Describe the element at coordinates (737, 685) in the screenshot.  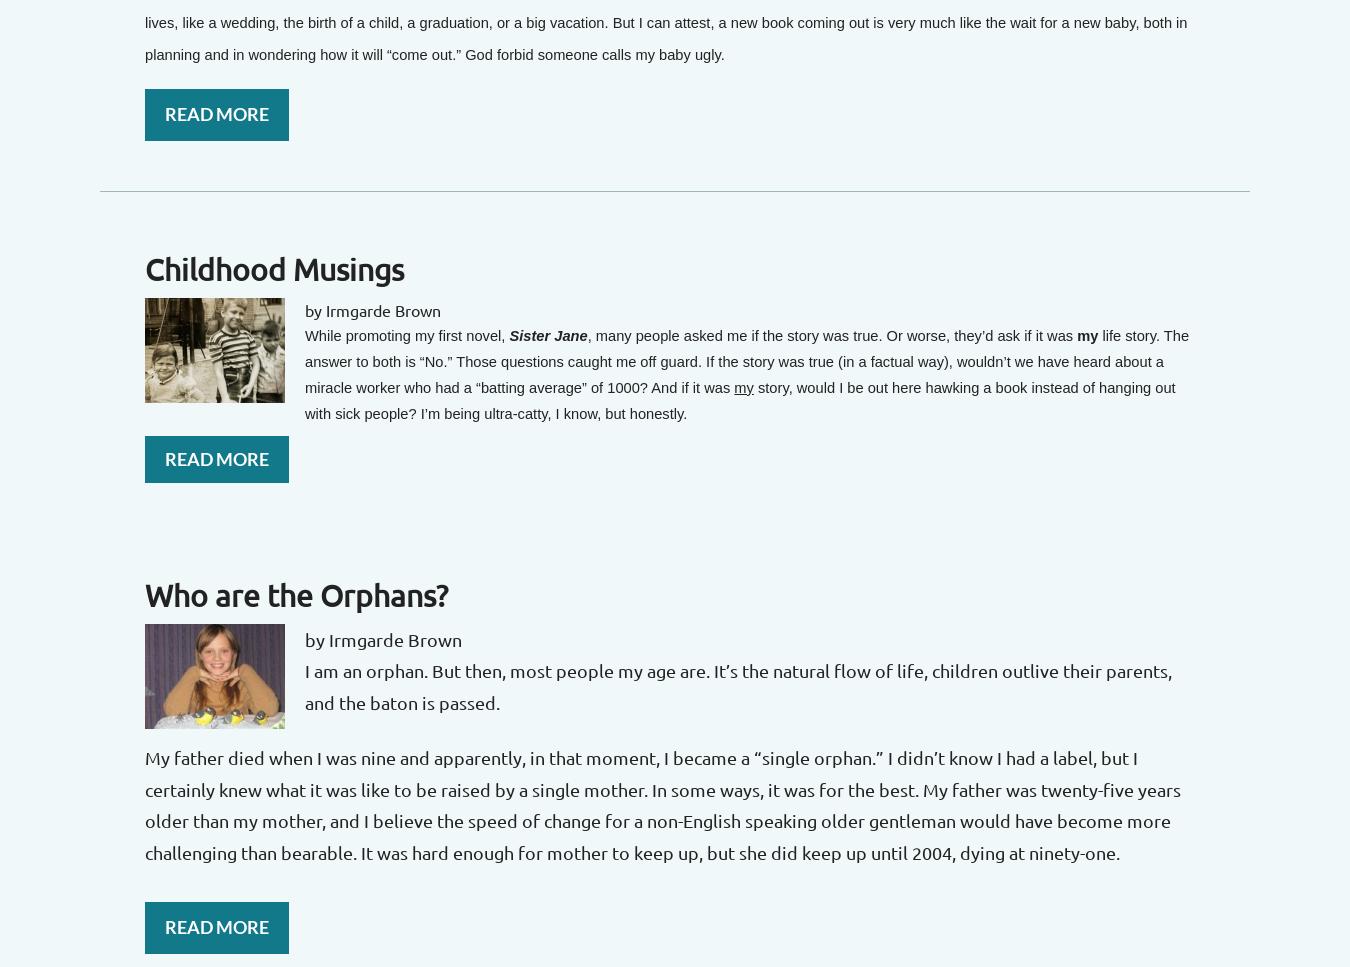
I see `'I am an orphan. But then, most people my age are. It’s the natural flow of life, children outlive their parents, and the baton is passed.'` at that location.